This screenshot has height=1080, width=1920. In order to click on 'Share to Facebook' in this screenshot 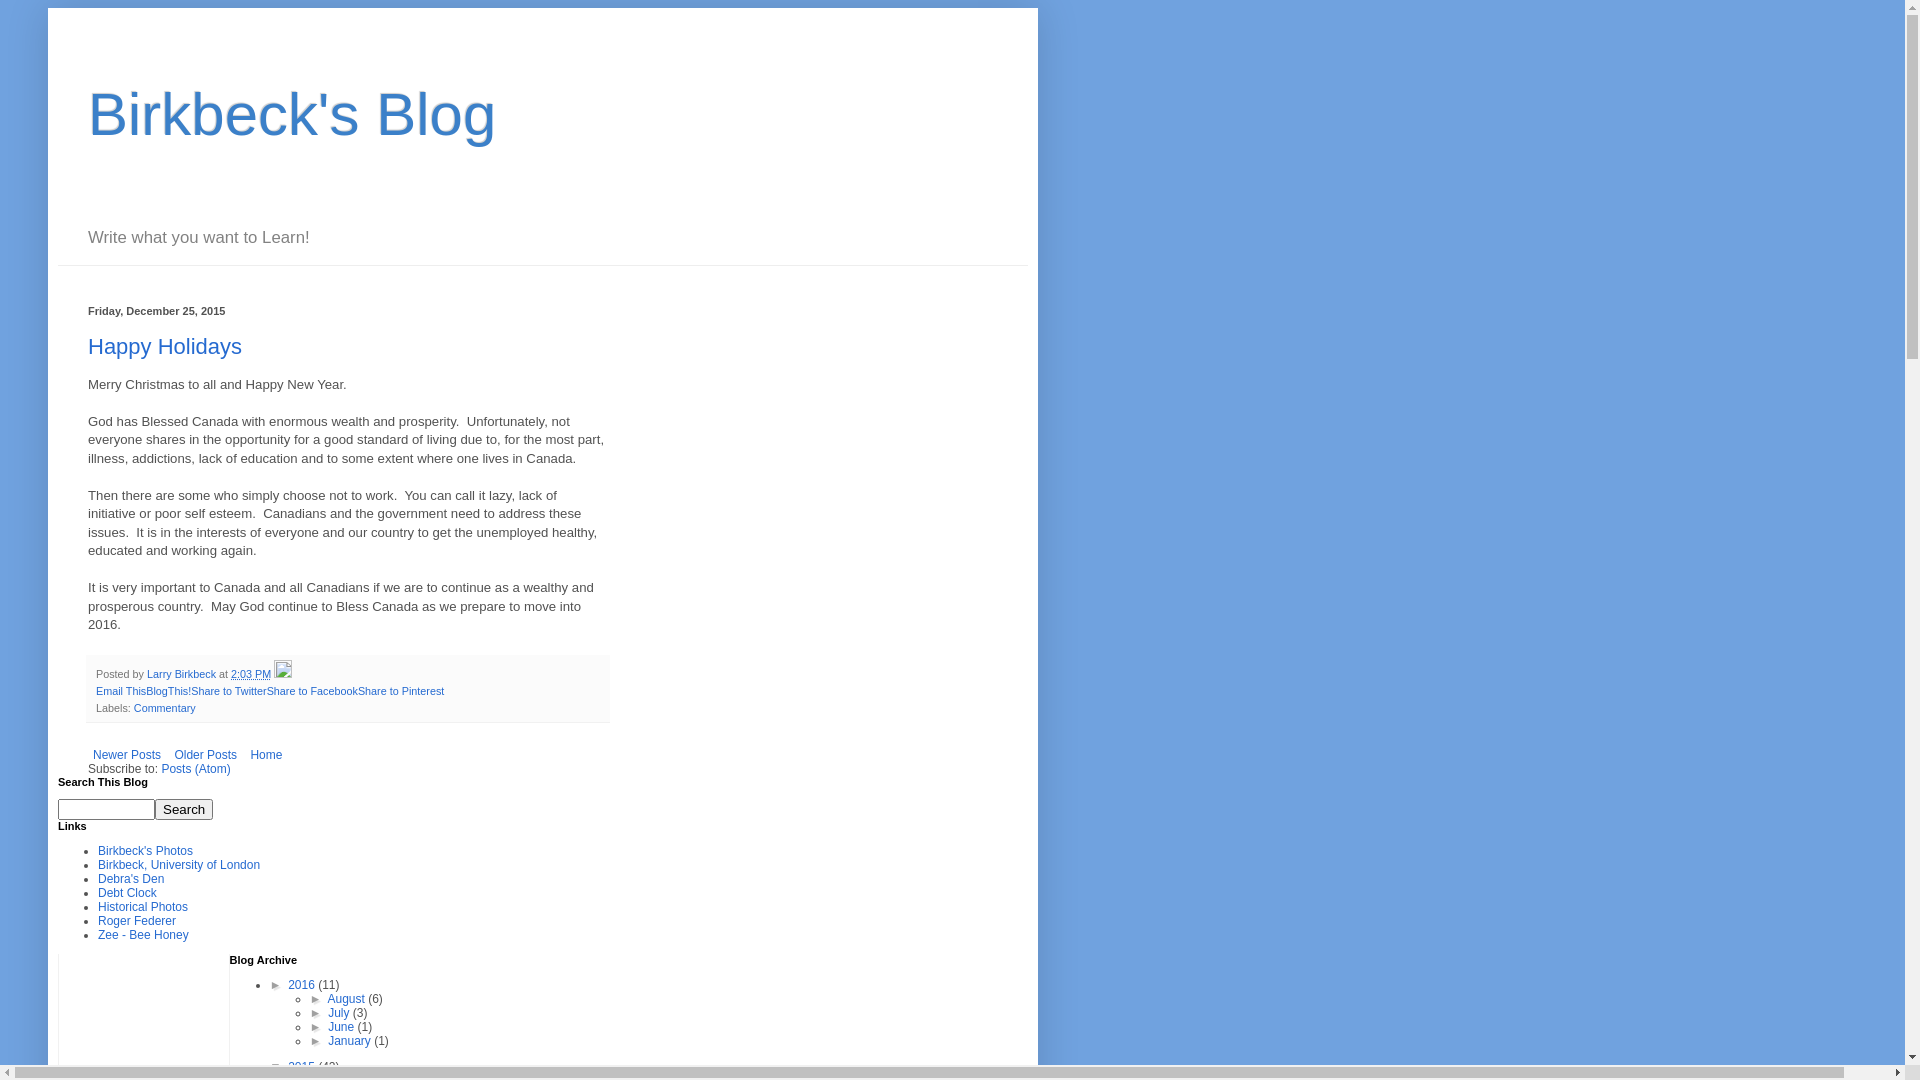, I will do `click(311, 689)`.